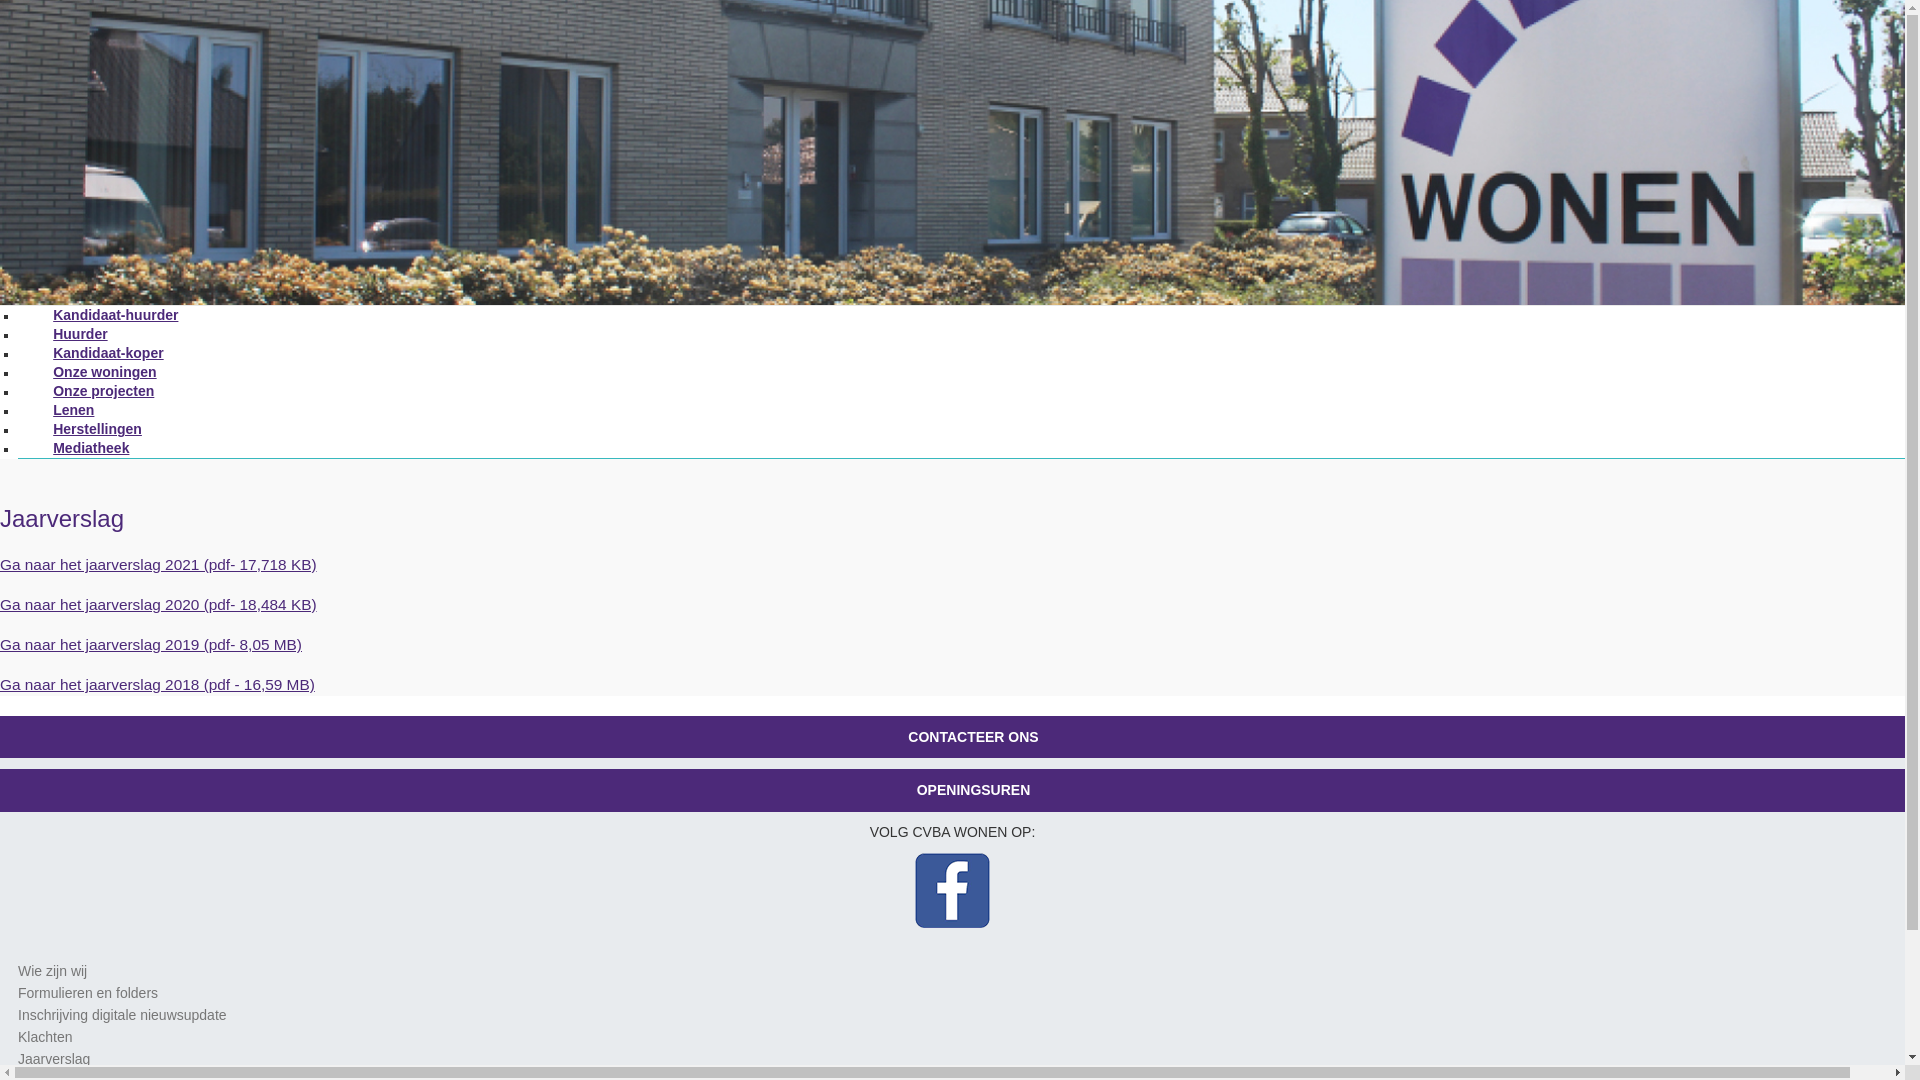 This screenshot has width=1920, height=1080. I want to click on 'Inschrijving digitale nieuwsupdate', so click(121, 1014).